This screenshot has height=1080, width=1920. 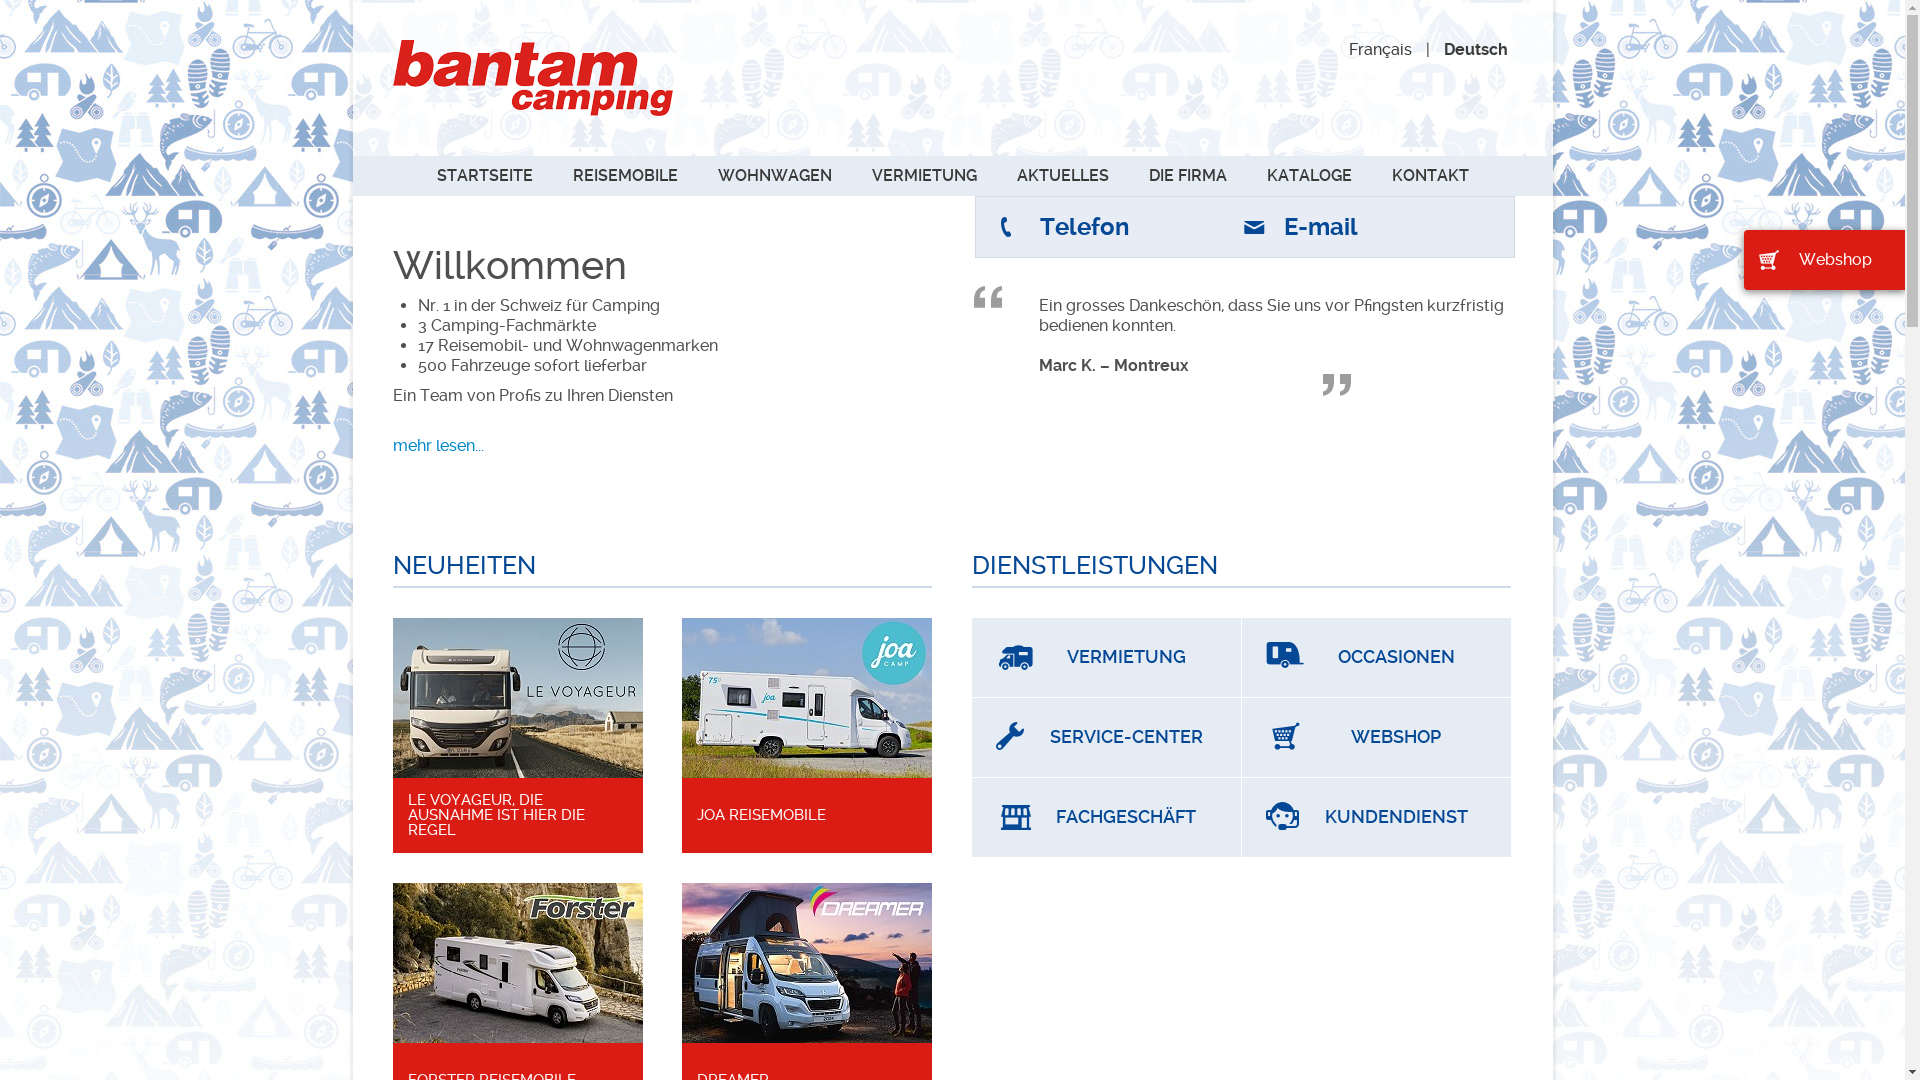 What do you see at coordinates (1375, 817) in the screenshot?
I see `'KUNDENDIENST'` at bounding box center [1375, 817].